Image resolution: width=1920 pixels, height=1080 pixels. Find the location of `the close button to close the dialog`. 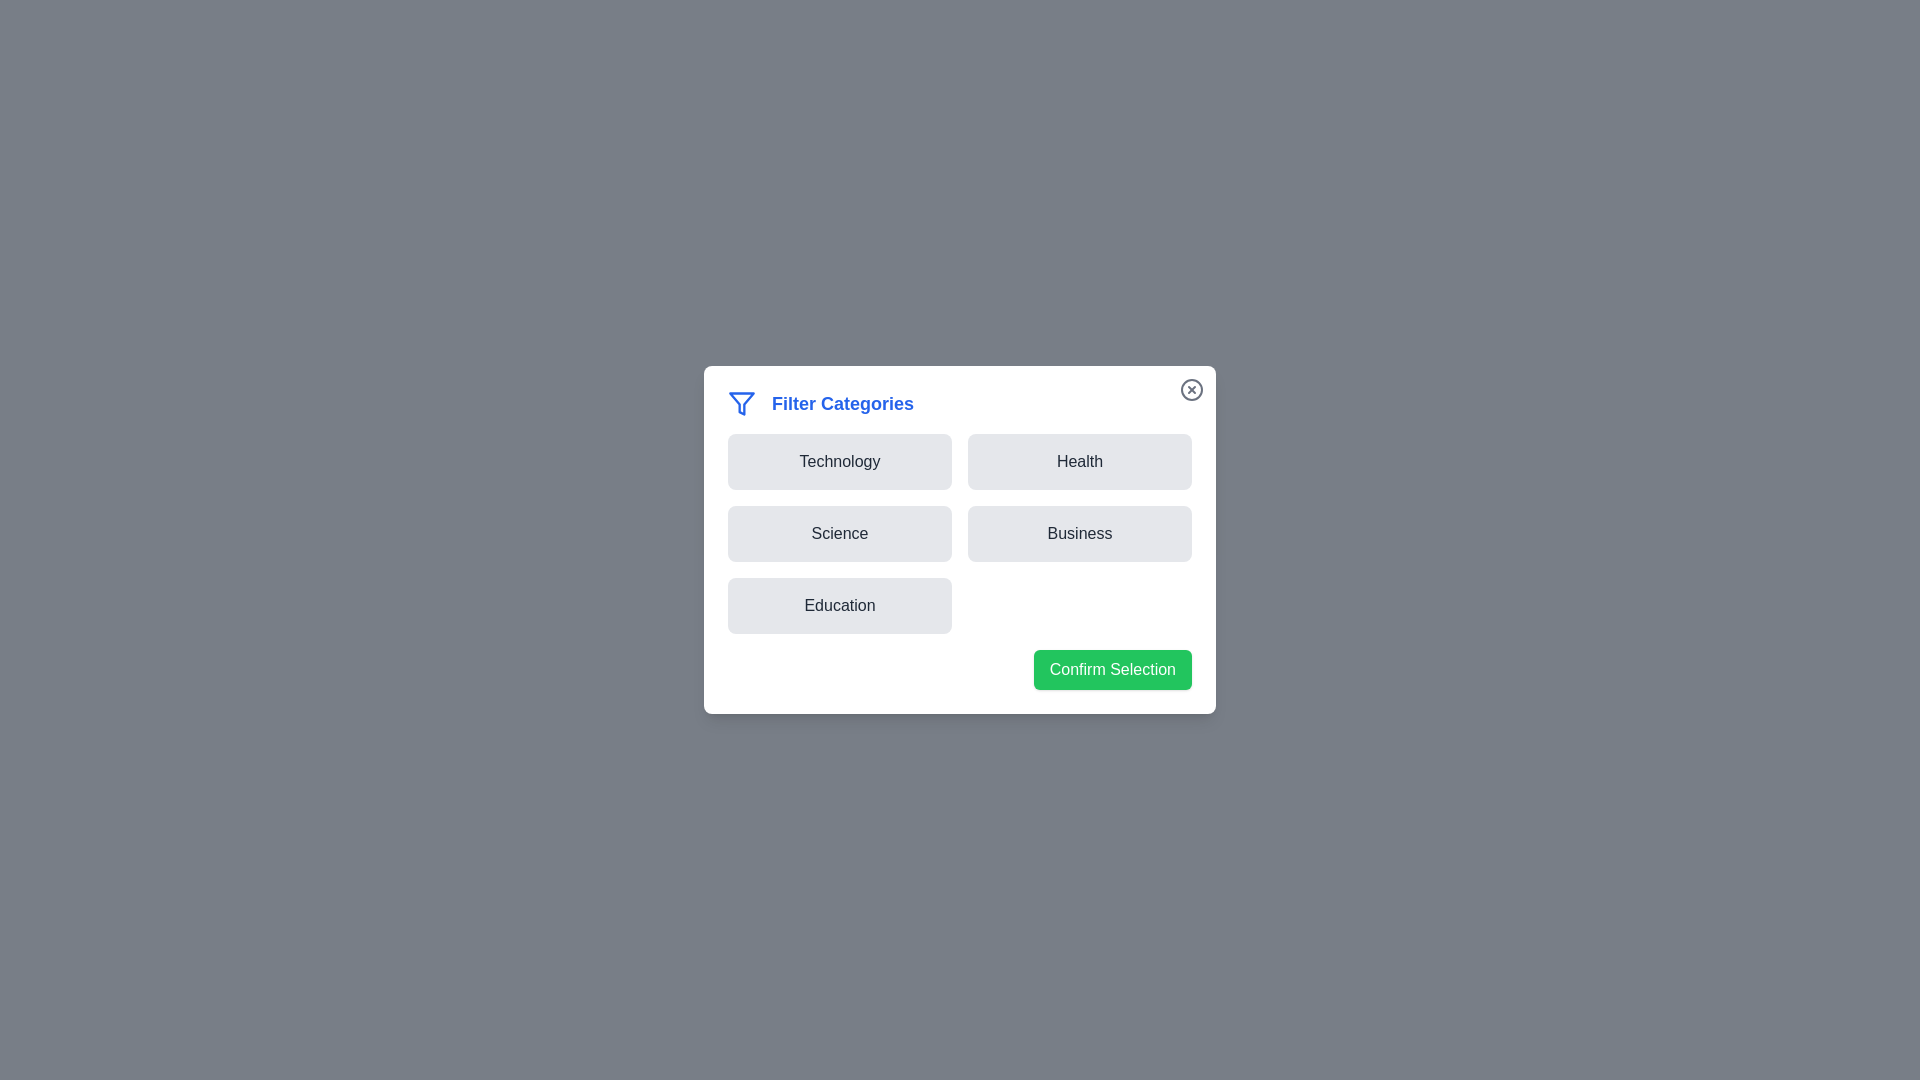

the close button to close the dialog is located at coordinates (1191, 389).